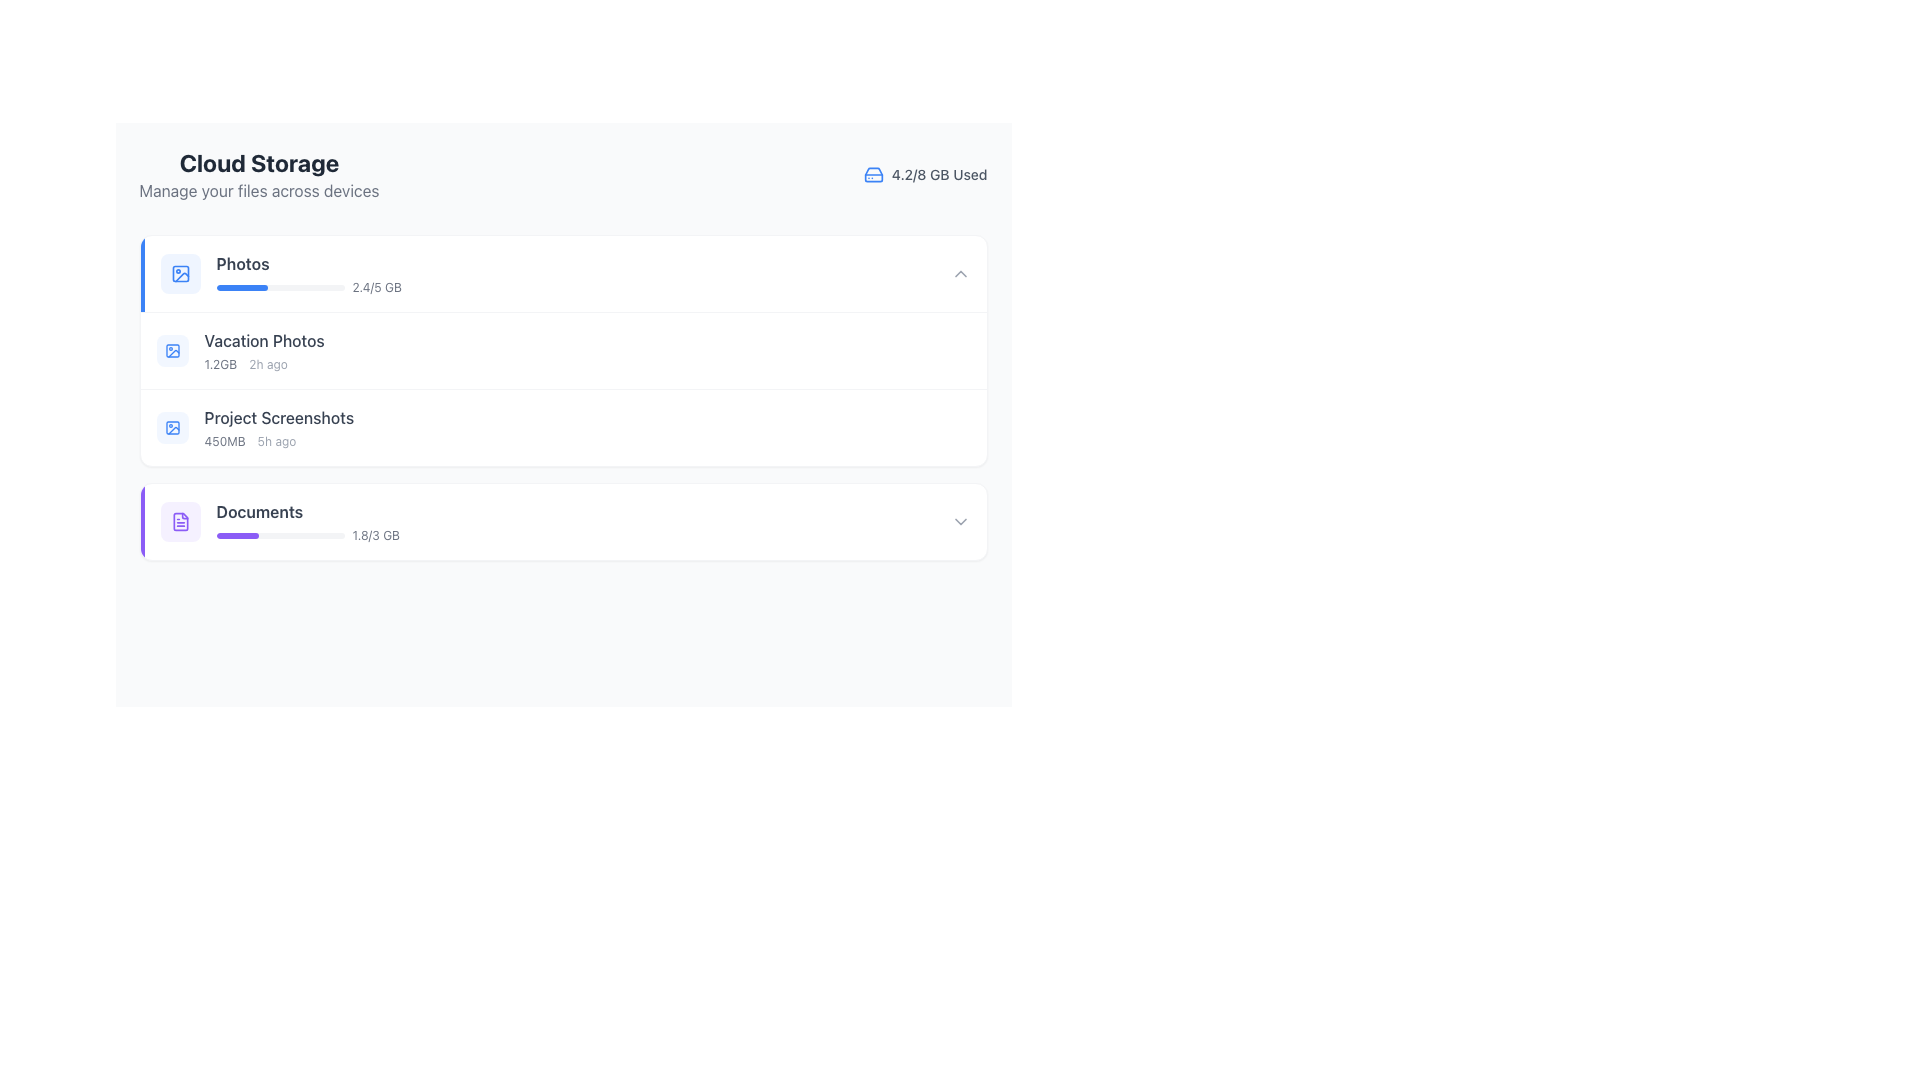 Image resolution: width=1920 pixels, height=1080 pixels. What do you see at coordinates (180, 520) in the screenshot?
I see `the document icon located in the 'Documents' section, characterized by its purple color and modern design with rounded edges` at bounding box center [180, 520].